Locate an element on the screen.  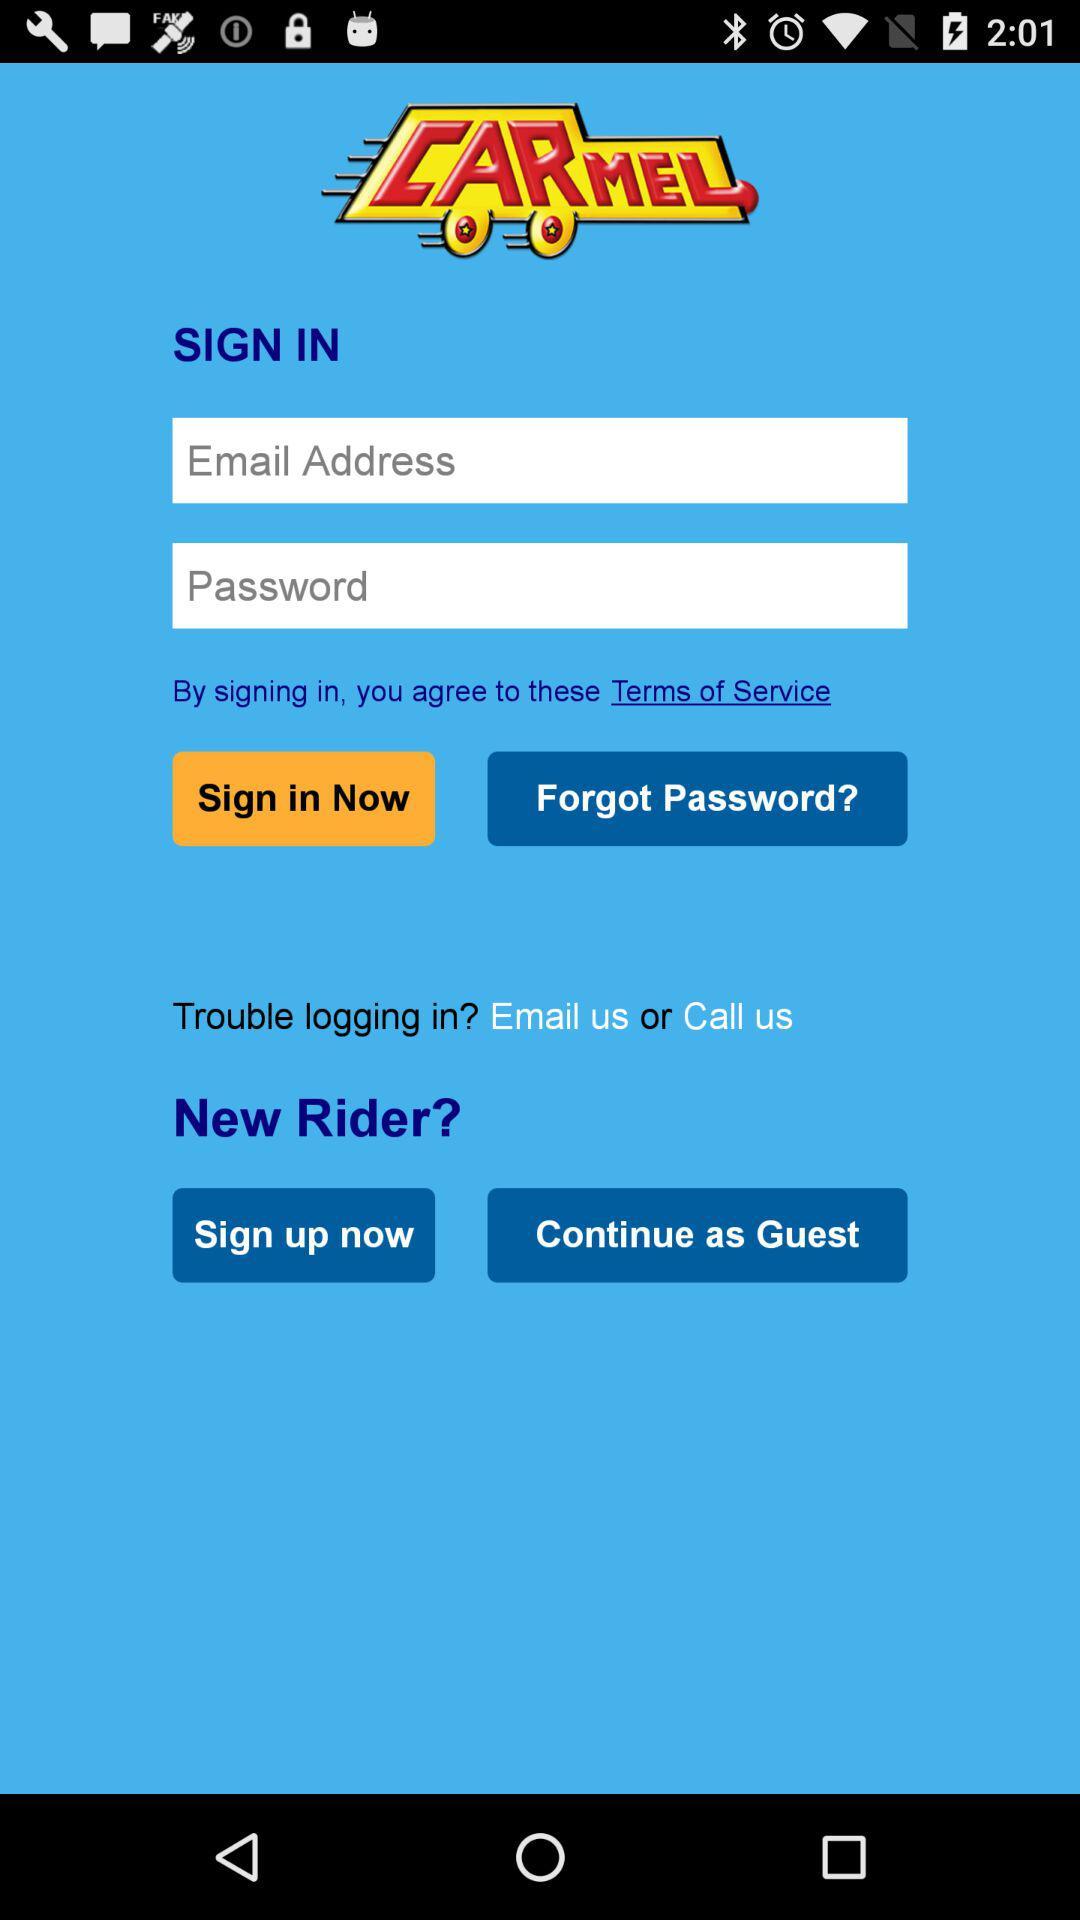
the  call us  item is located at coordinates (737, 1015).